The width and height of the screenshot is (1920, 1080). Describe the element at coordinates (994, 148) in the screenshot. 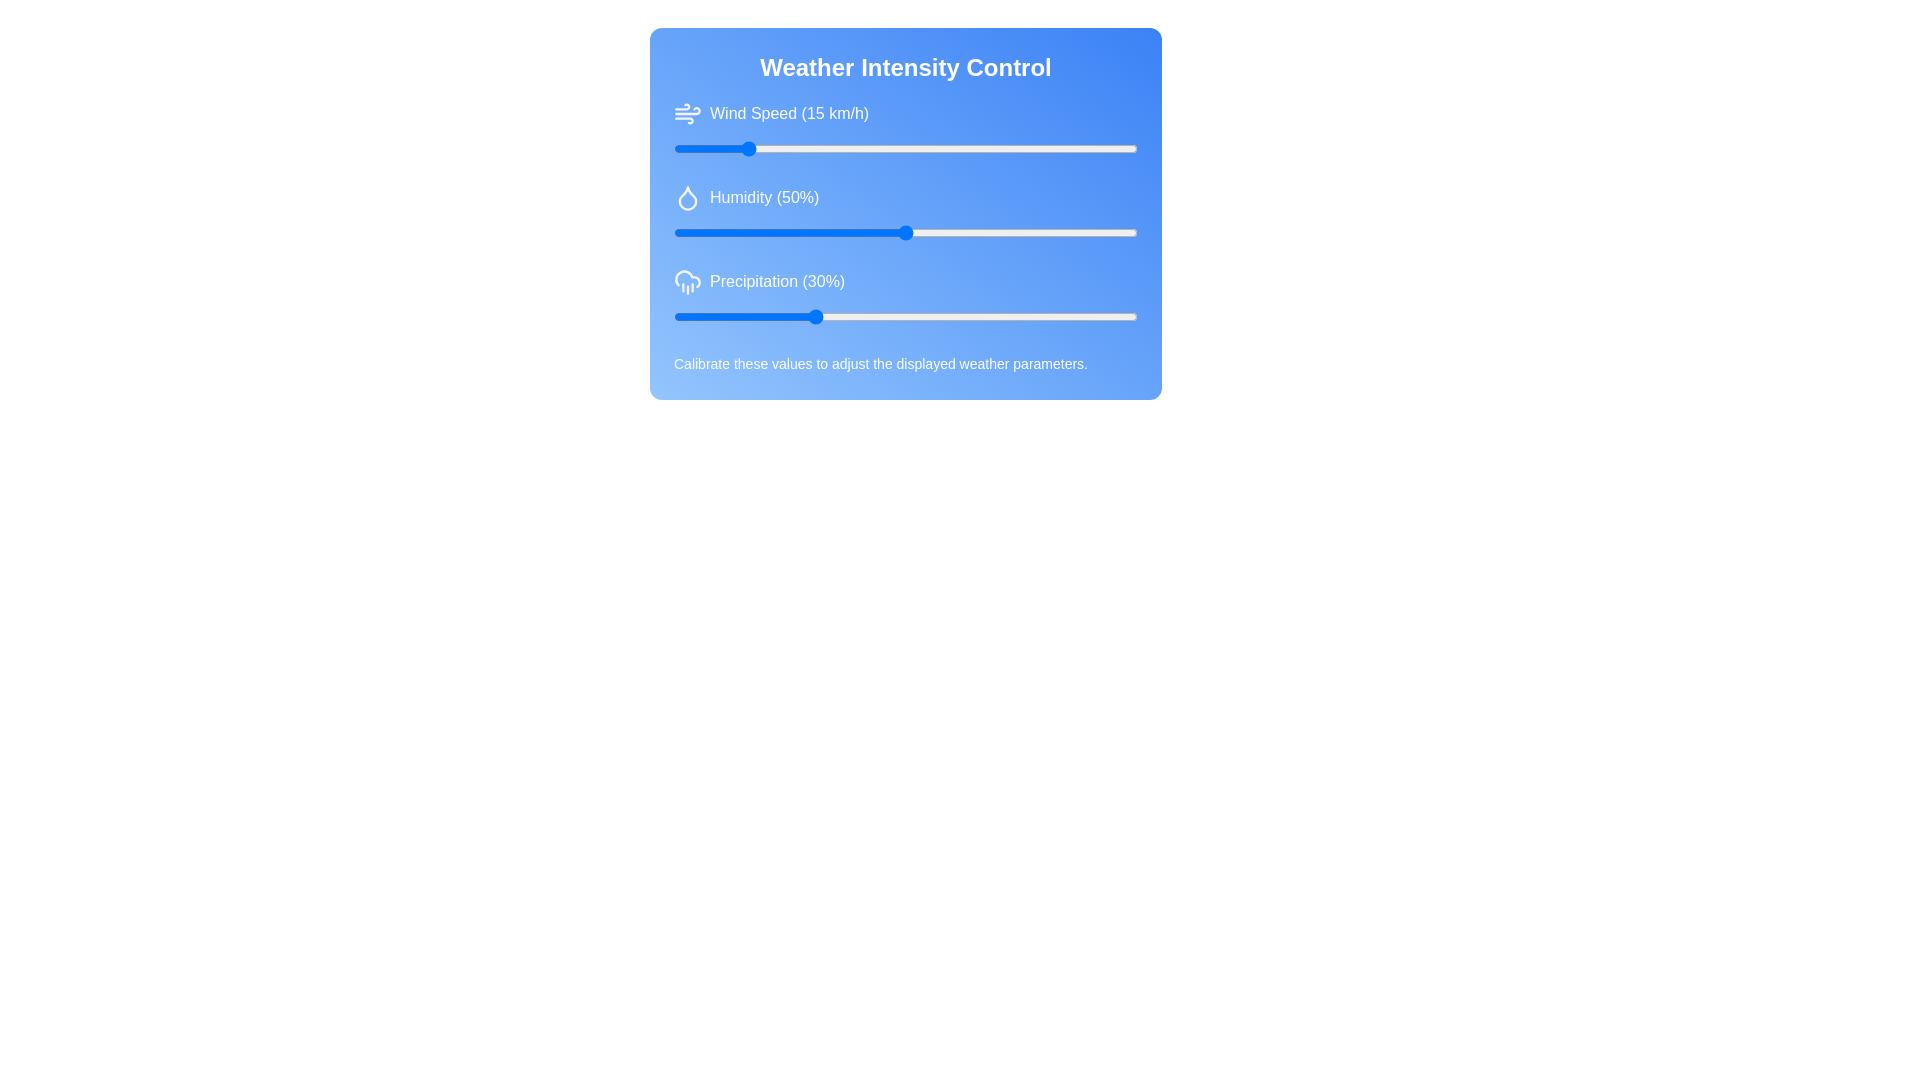

I see `the wind speed` at that location.